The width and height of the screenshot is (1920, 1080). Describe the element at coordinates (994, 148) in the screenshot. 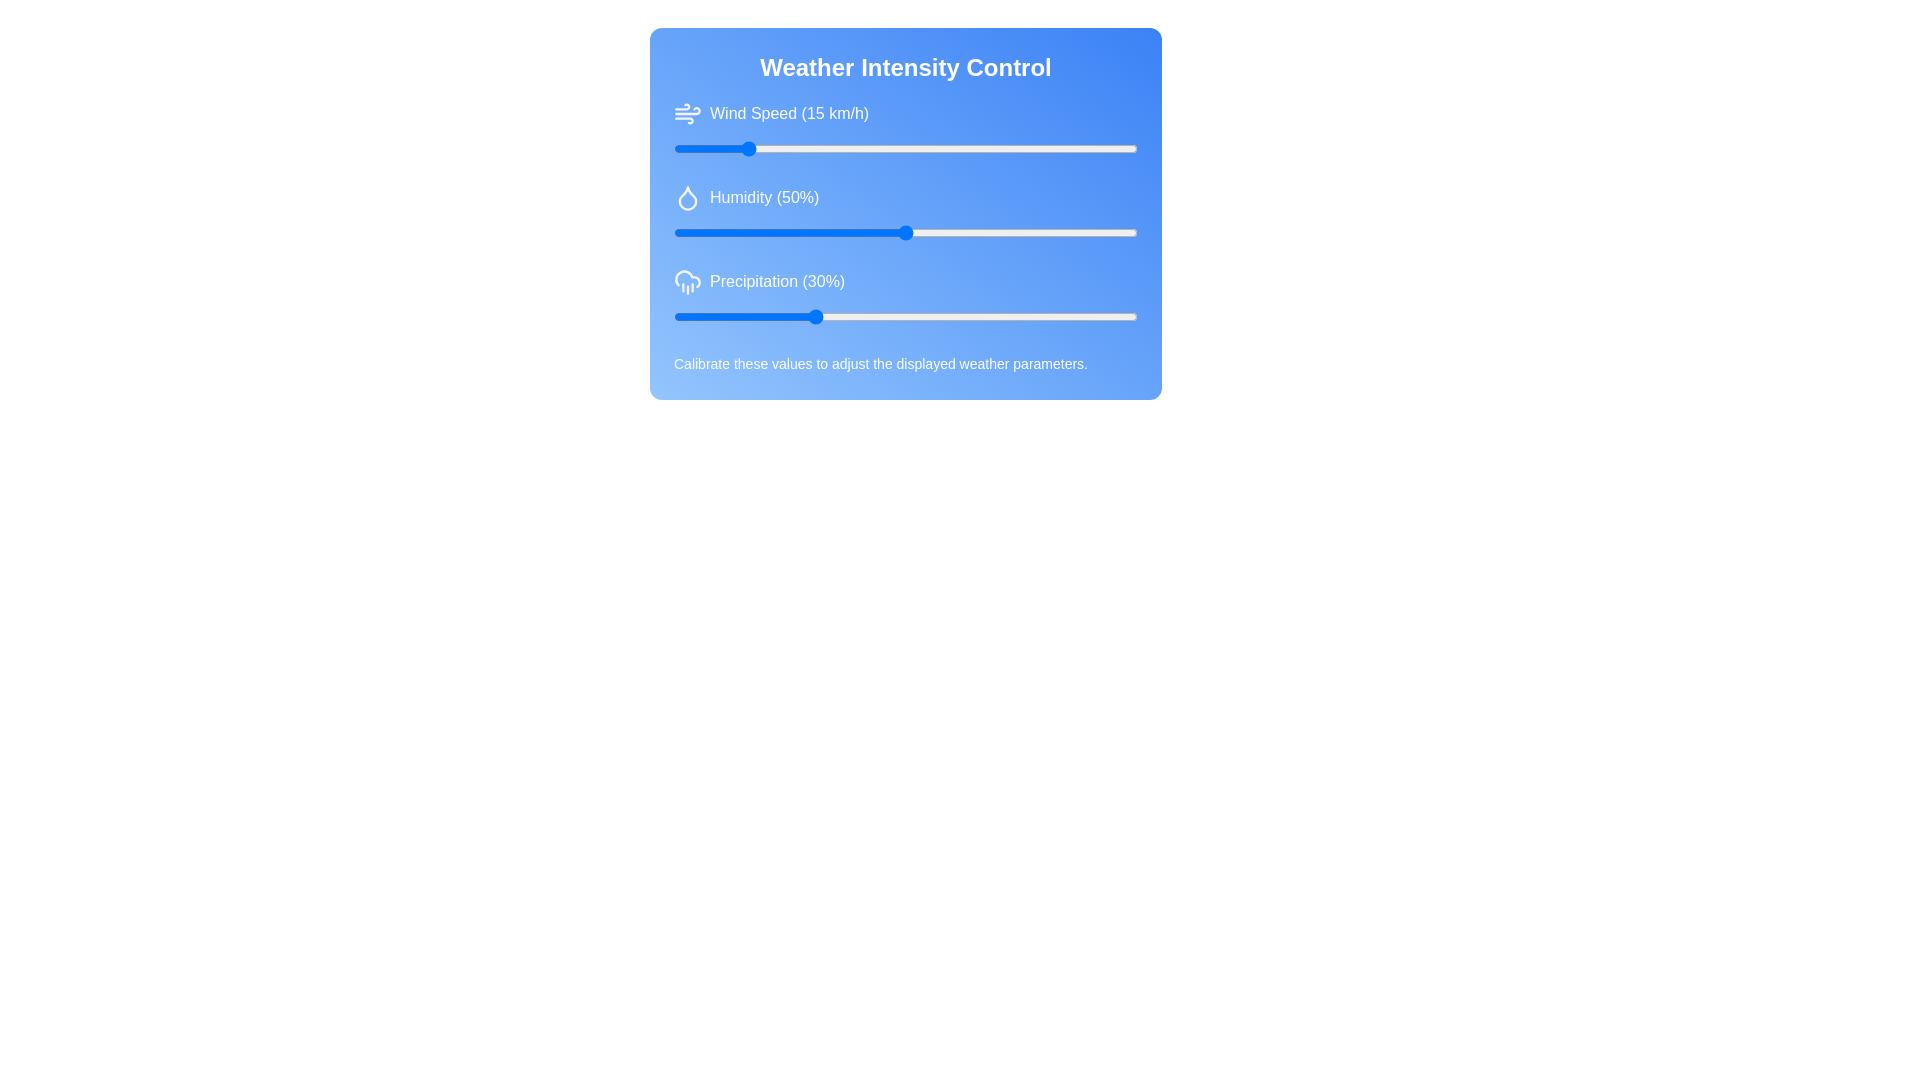

I see `the wind speed` at that location.